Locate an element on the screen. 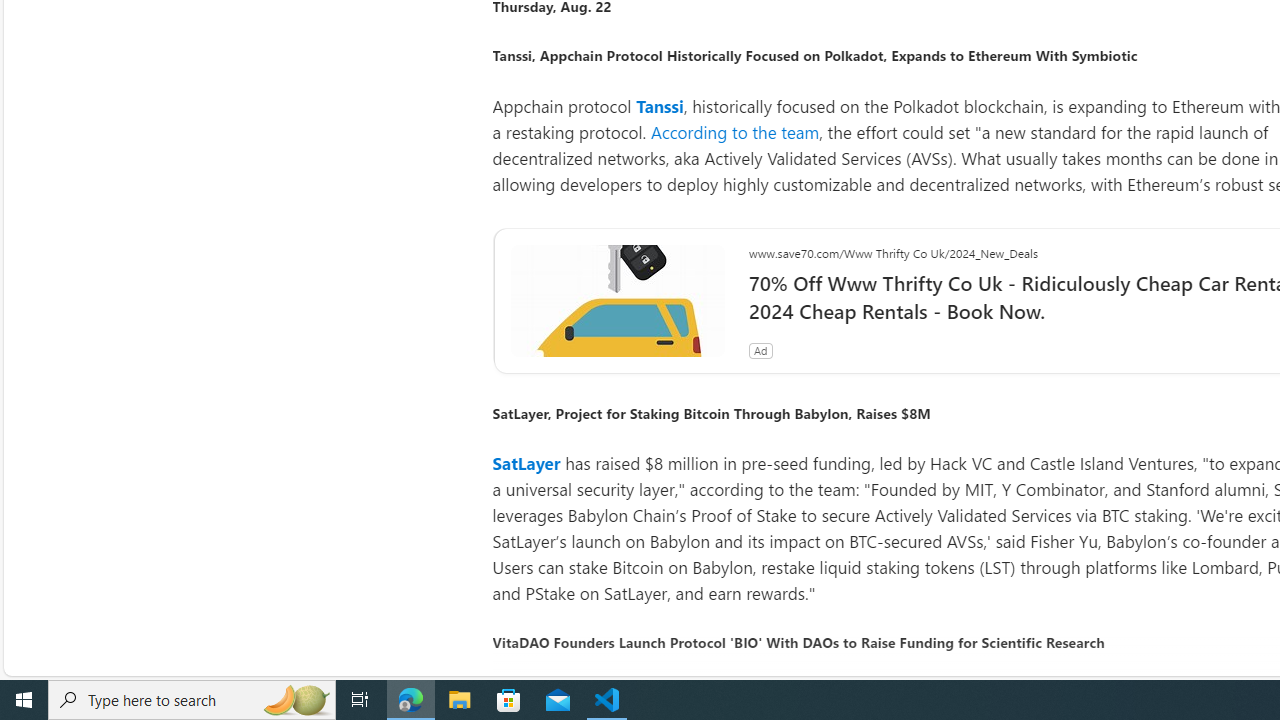 The width and height of the screenshot is (1280, 720). 'Tanssi' is located at coordinates (659, 105).